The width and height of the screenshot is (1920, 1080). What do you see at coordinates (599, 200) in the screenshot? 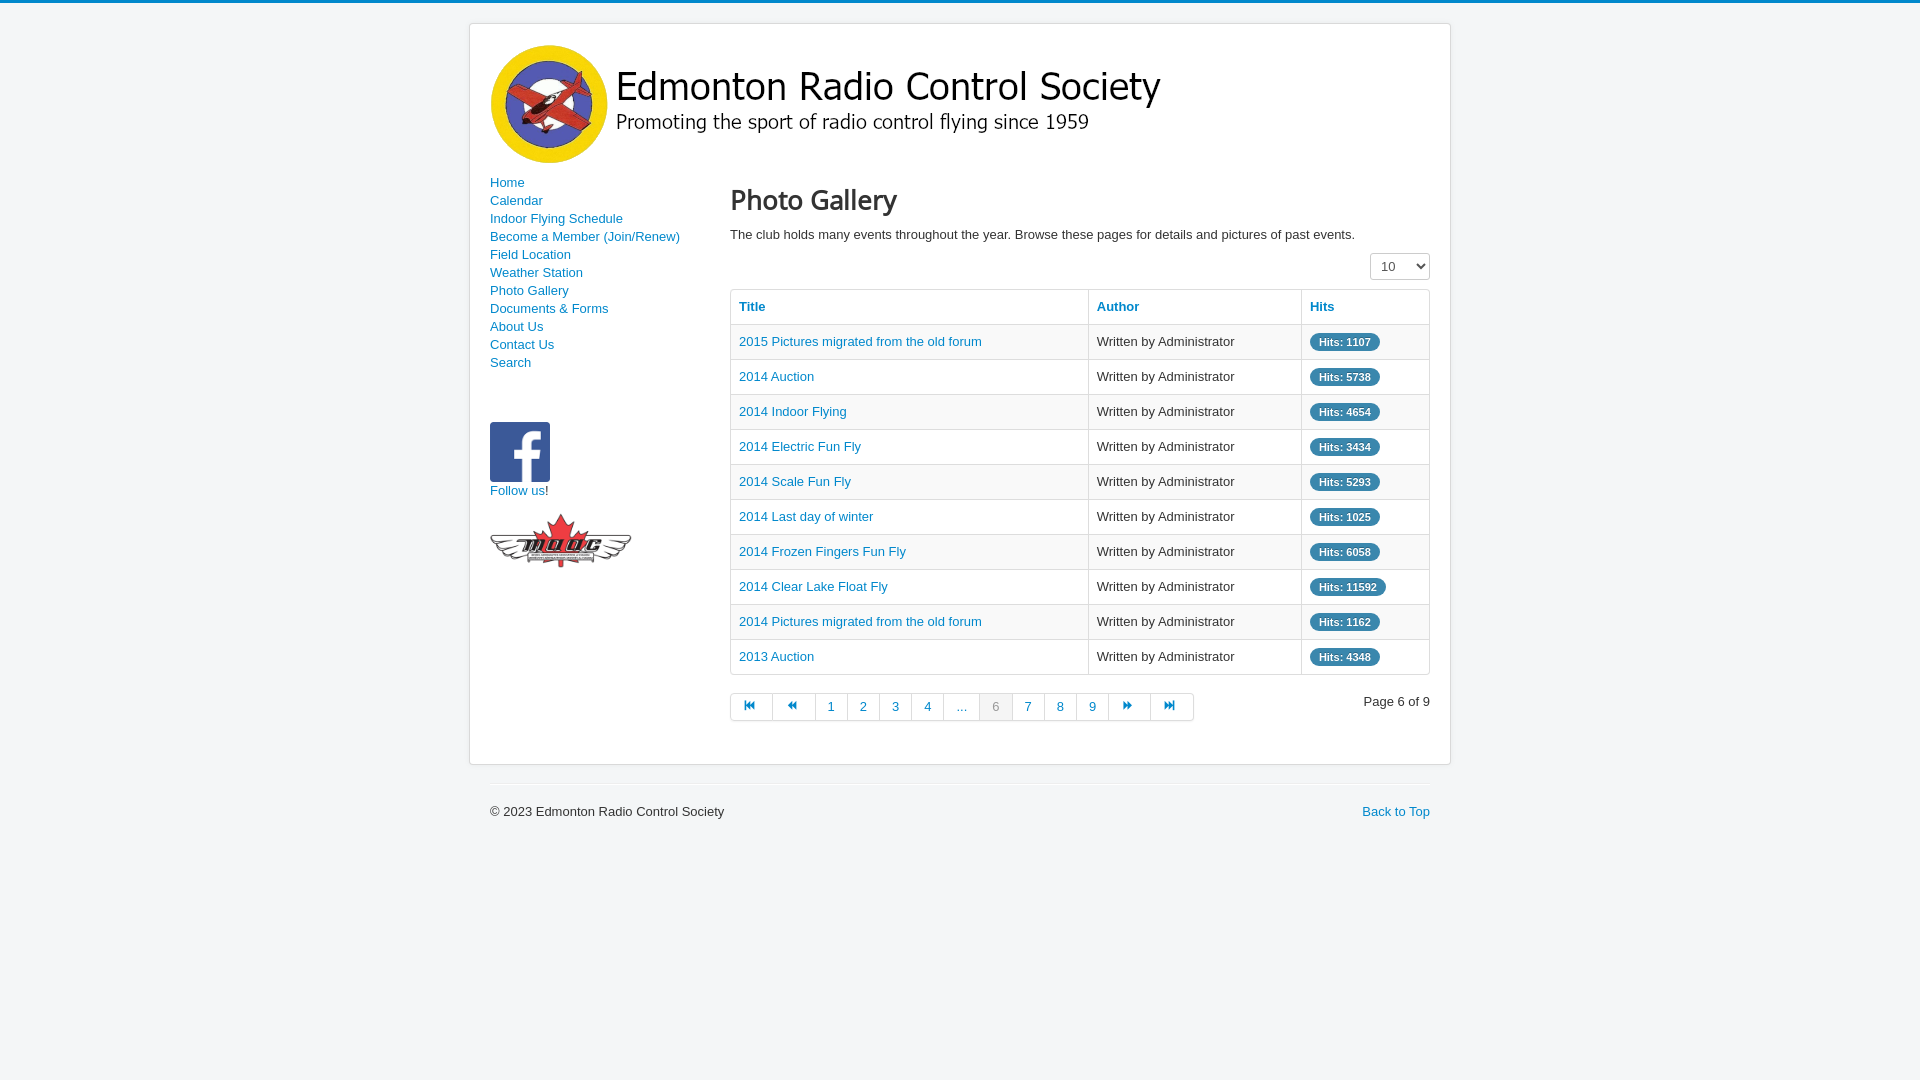
I see `'Calendar'` at bounding box center [599, 200].